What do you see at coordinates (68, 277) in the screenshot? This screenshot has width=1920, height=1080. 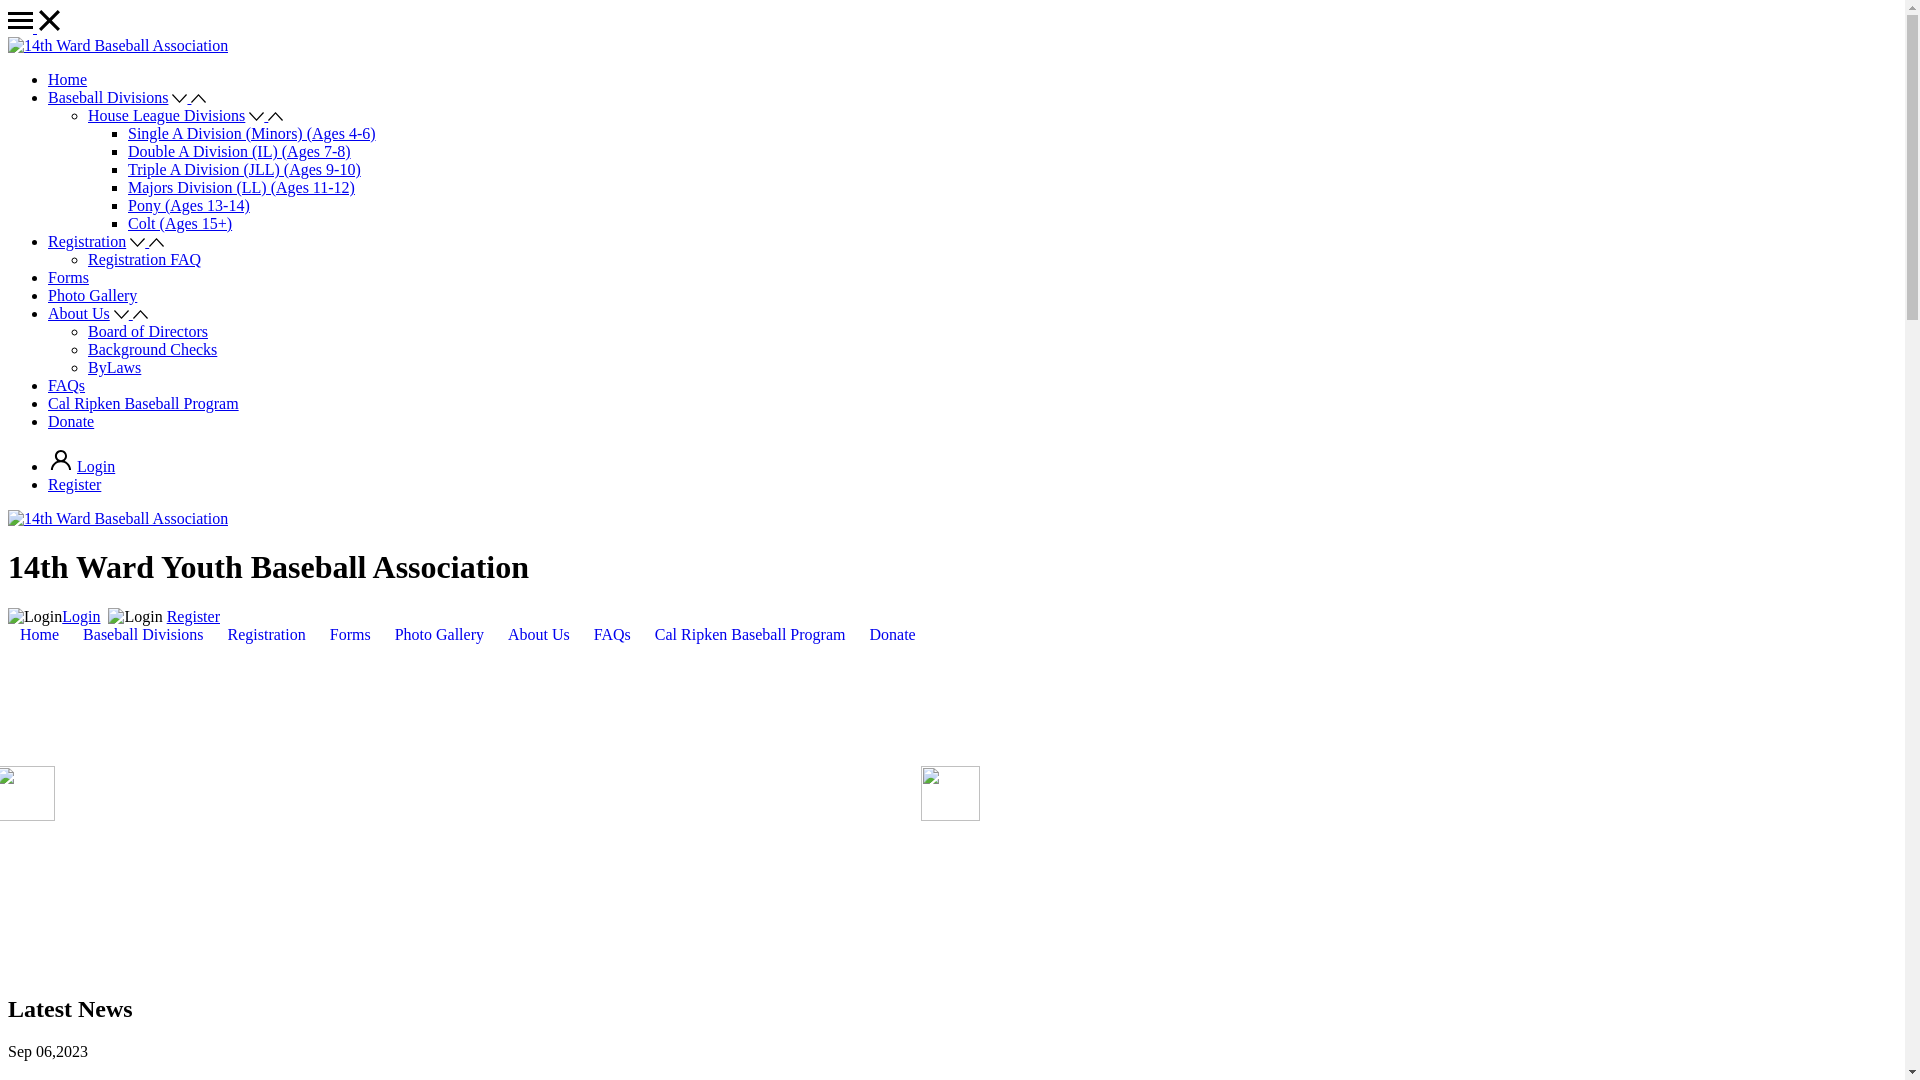 I see `'Forms'` at bounding box center [68, 277].